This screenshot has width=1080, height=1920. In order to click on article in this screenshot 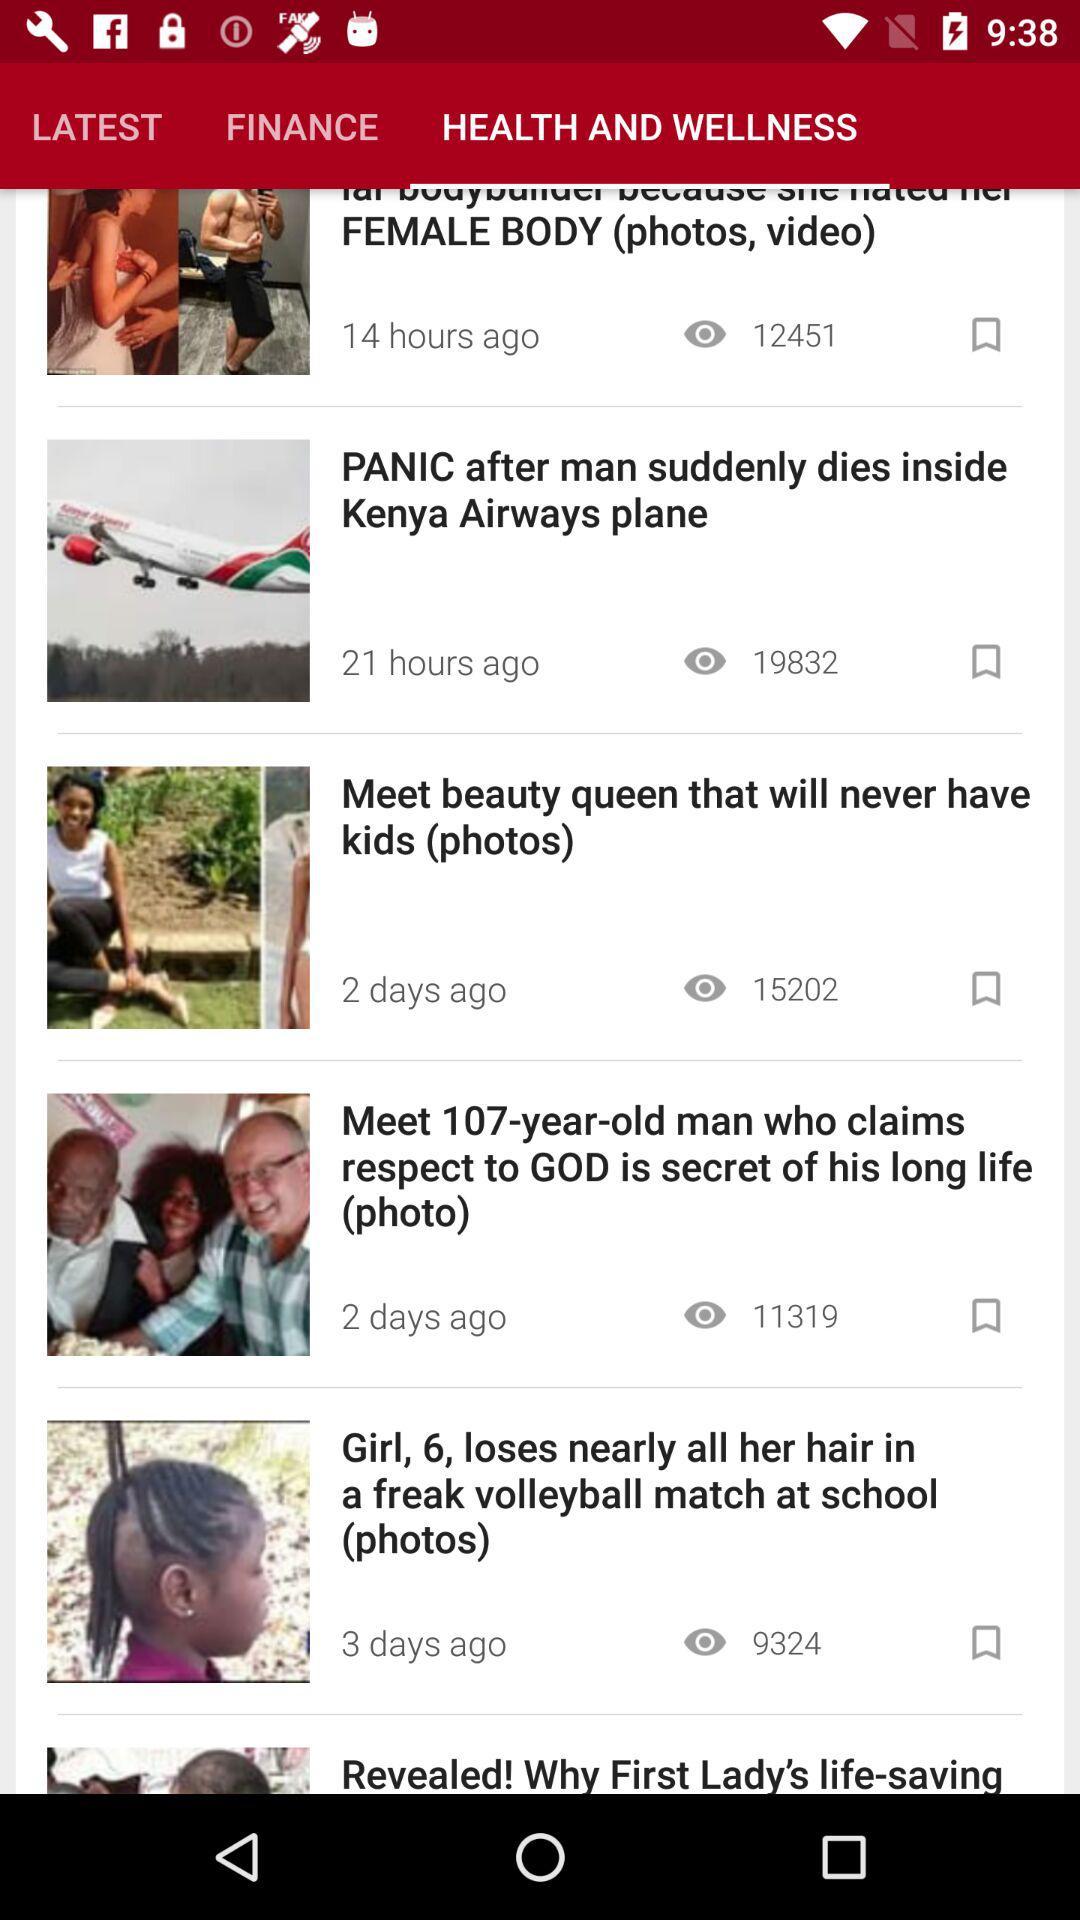, I will do `click(985, 988)`.